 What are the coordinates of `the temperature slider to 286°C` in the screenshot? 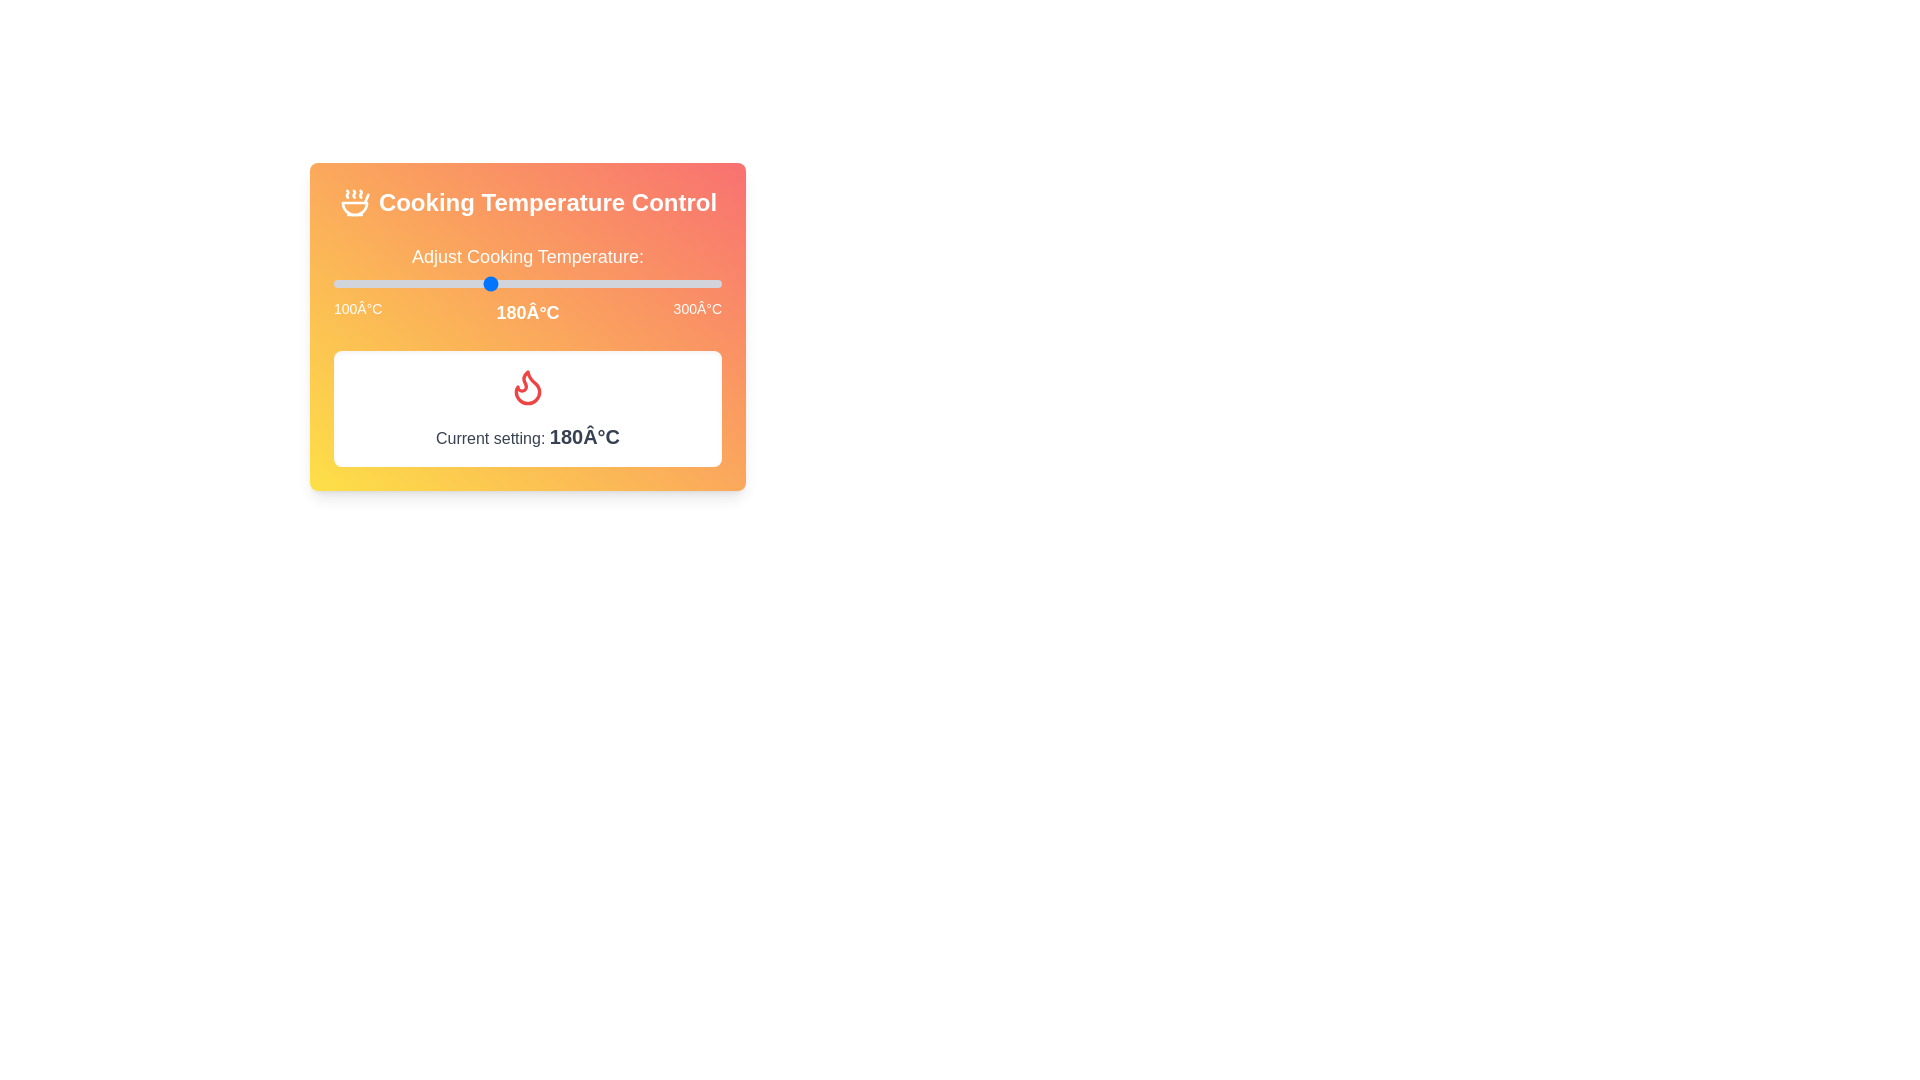 It's located at (694, 284).